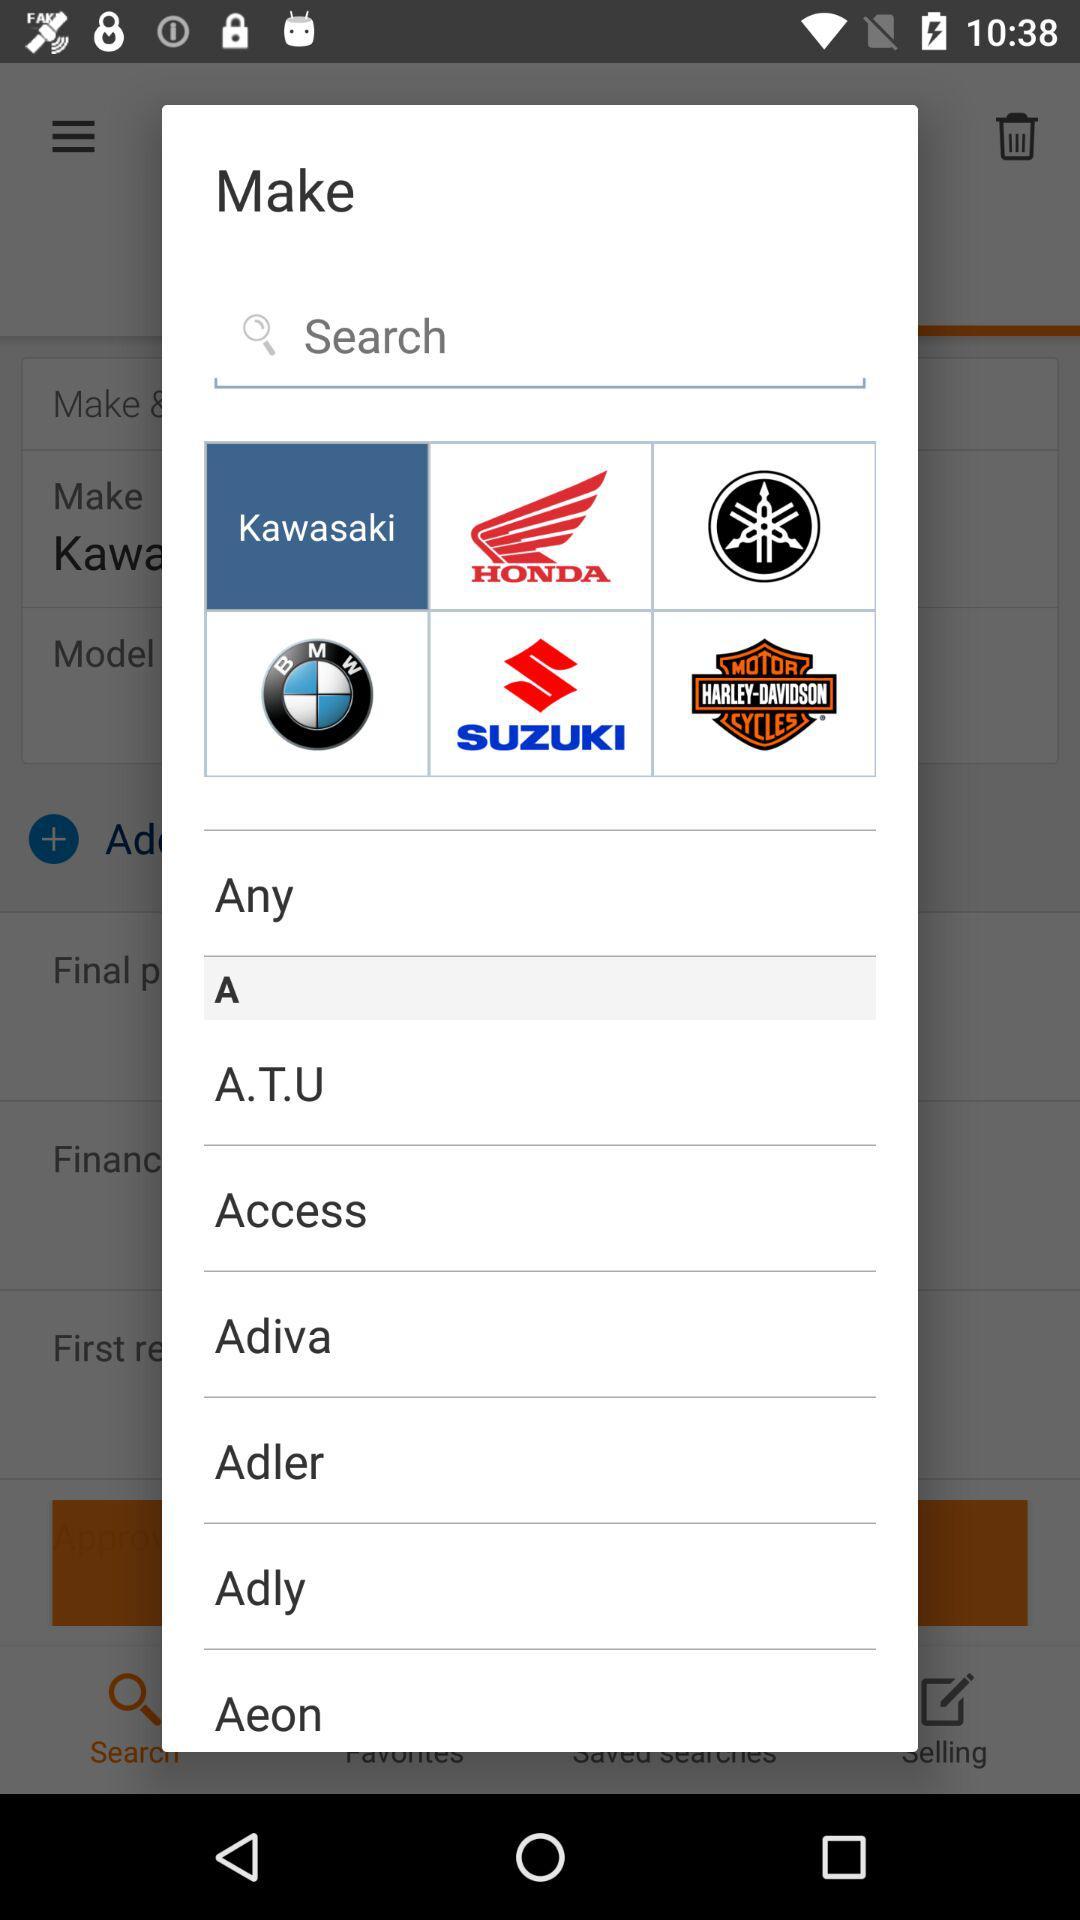 The width and height of the screenshot is (1080, 1920). Describe the element at coordinates (540, 1082) in the screenshot. I see `the a.t.u item` at that location.